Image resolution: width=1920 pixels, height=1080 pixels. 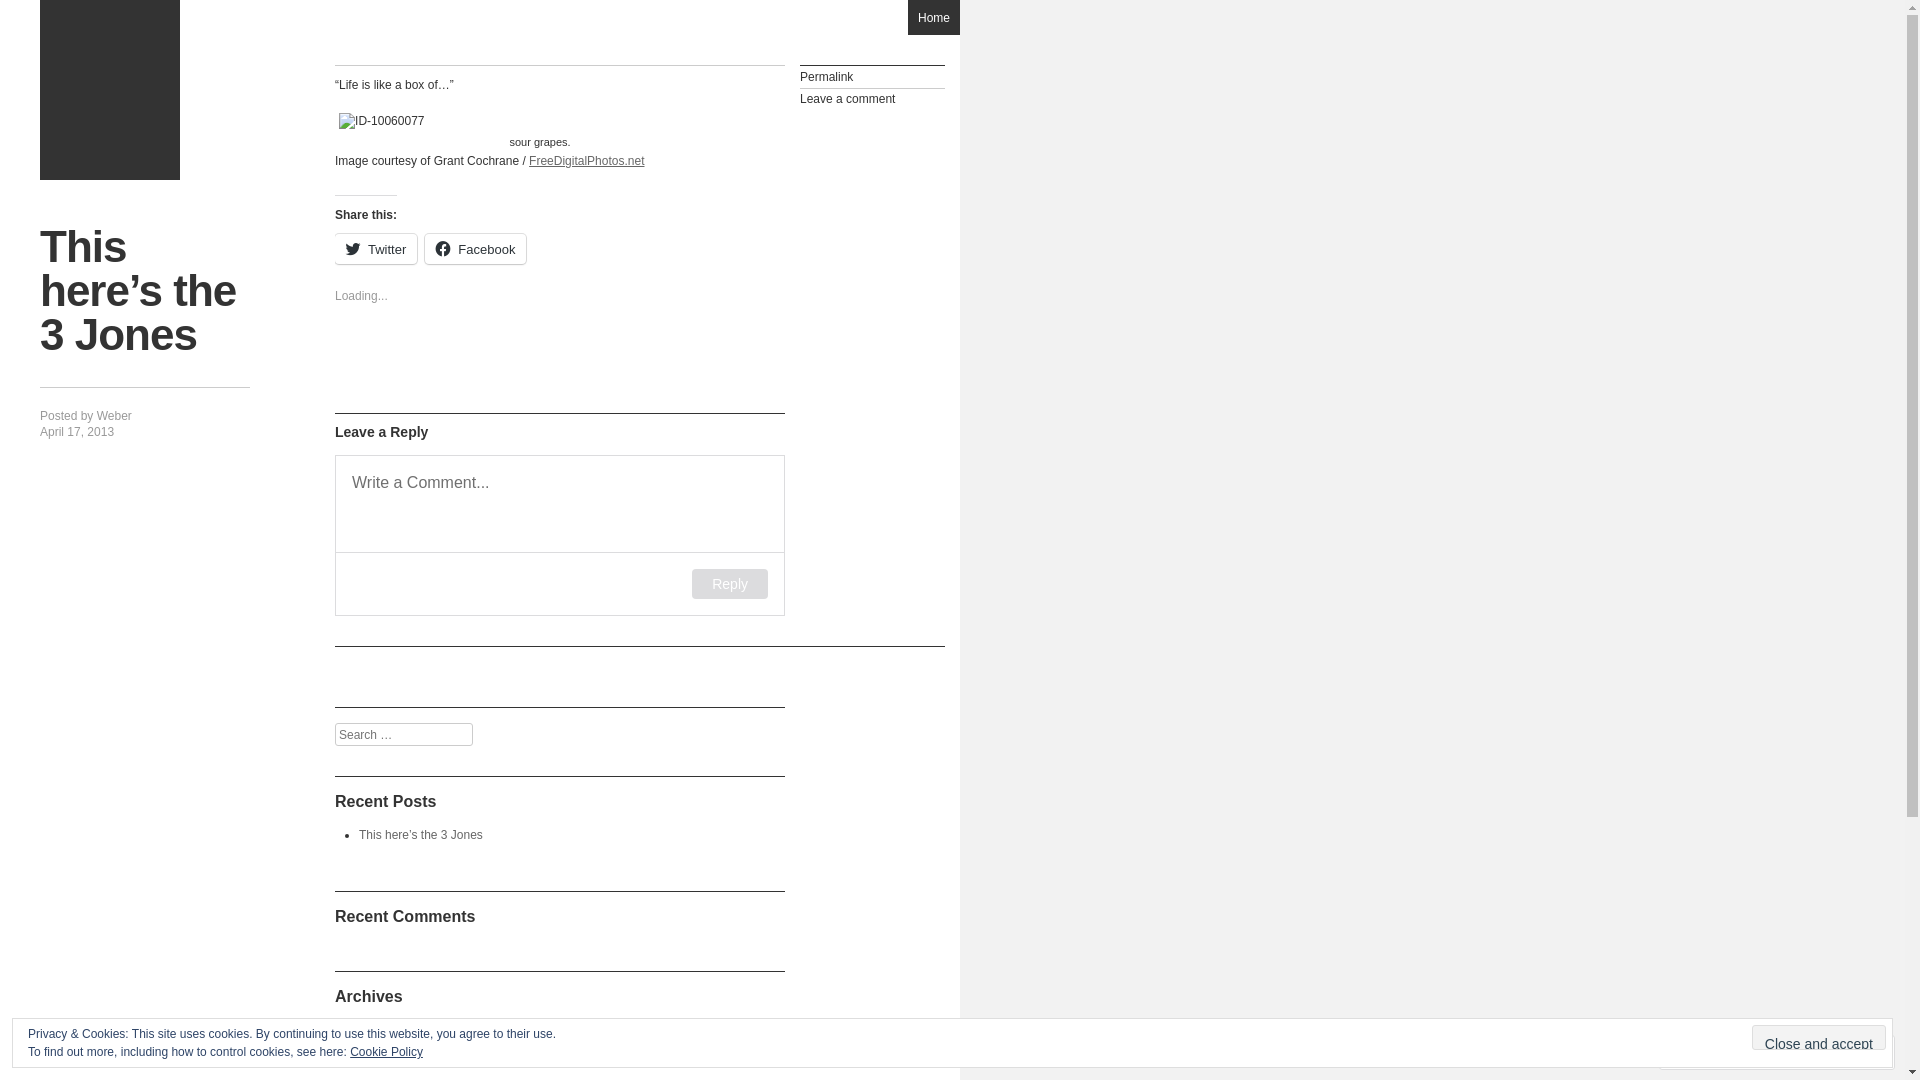 What do you see at coordinates (386, 1051) in the screenshot?
I see `'Cookie Policy'` at bounding box center [386, 1051].